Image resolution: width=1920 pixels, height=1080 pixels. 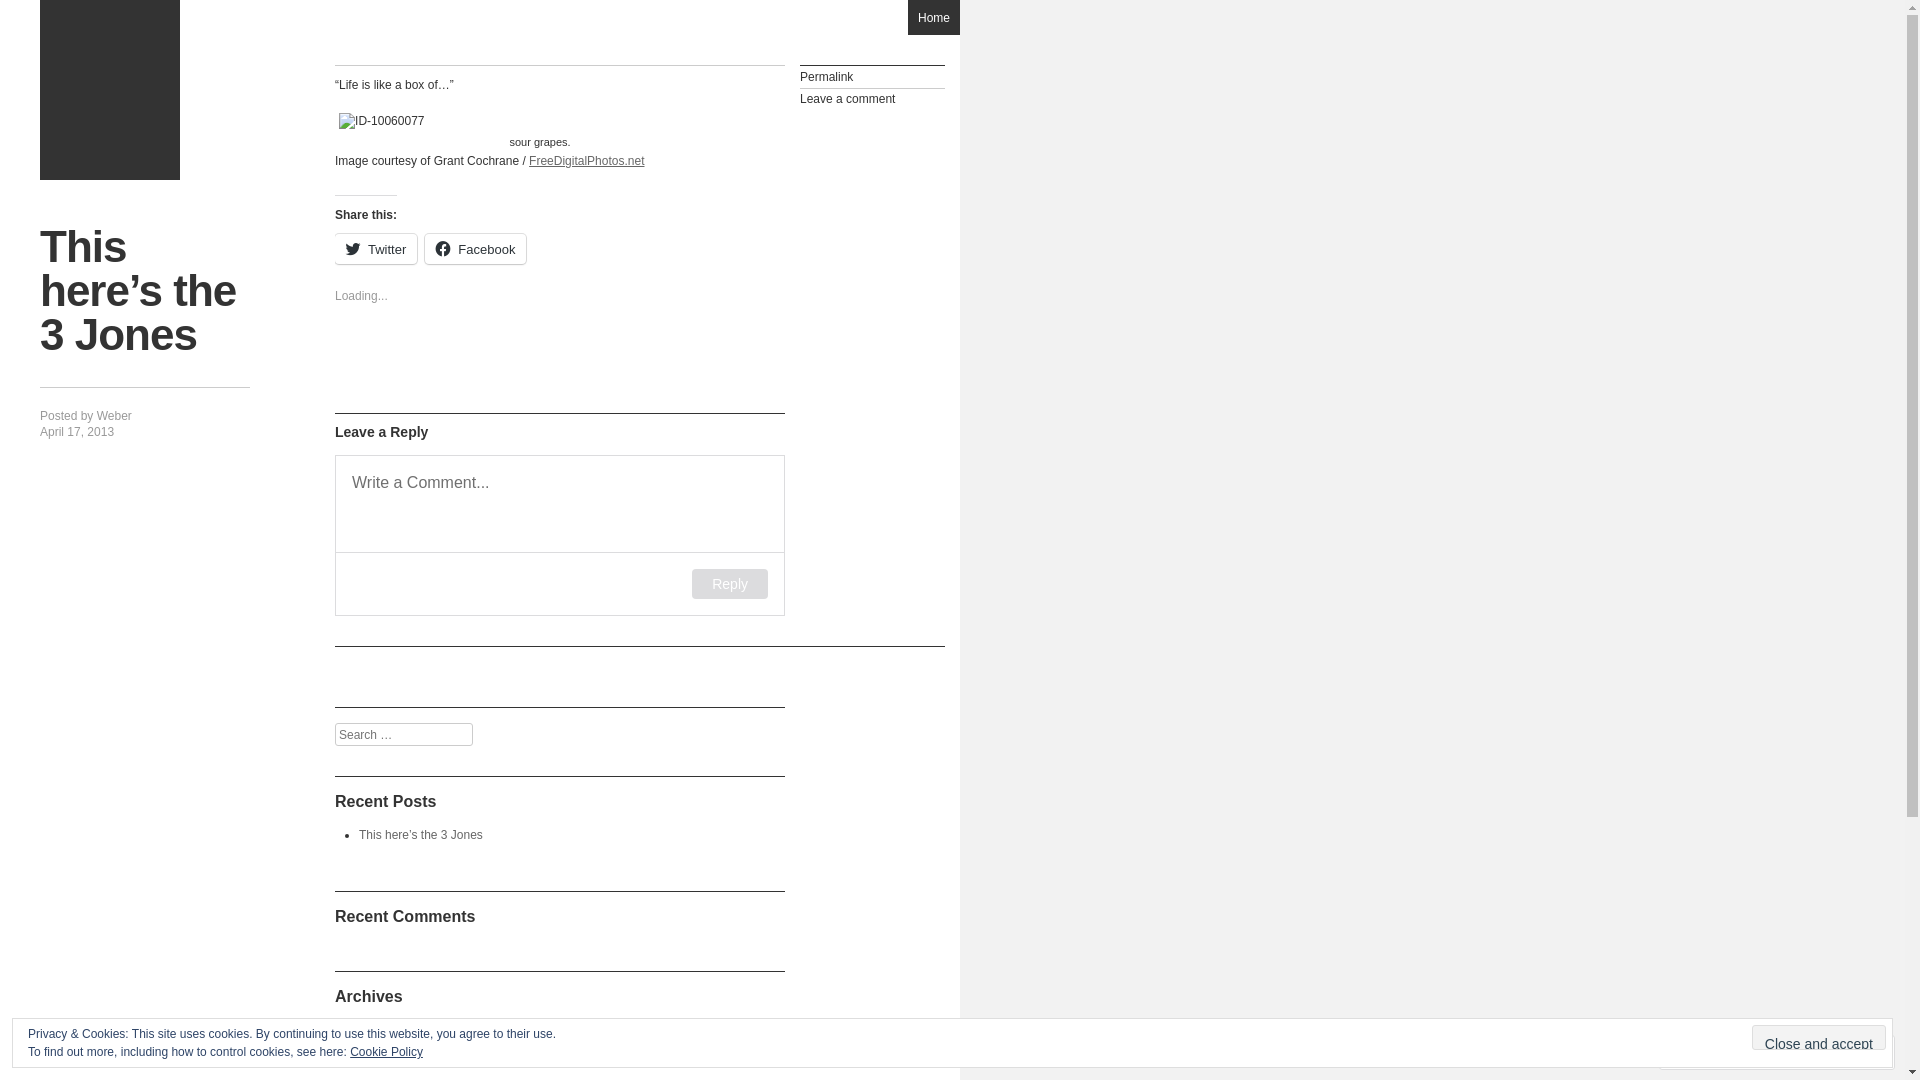 What do you see at coordinates (386, 1051) in the screenshot?
I see `'Cookie Policy'` at bounding box center [386, 1051].